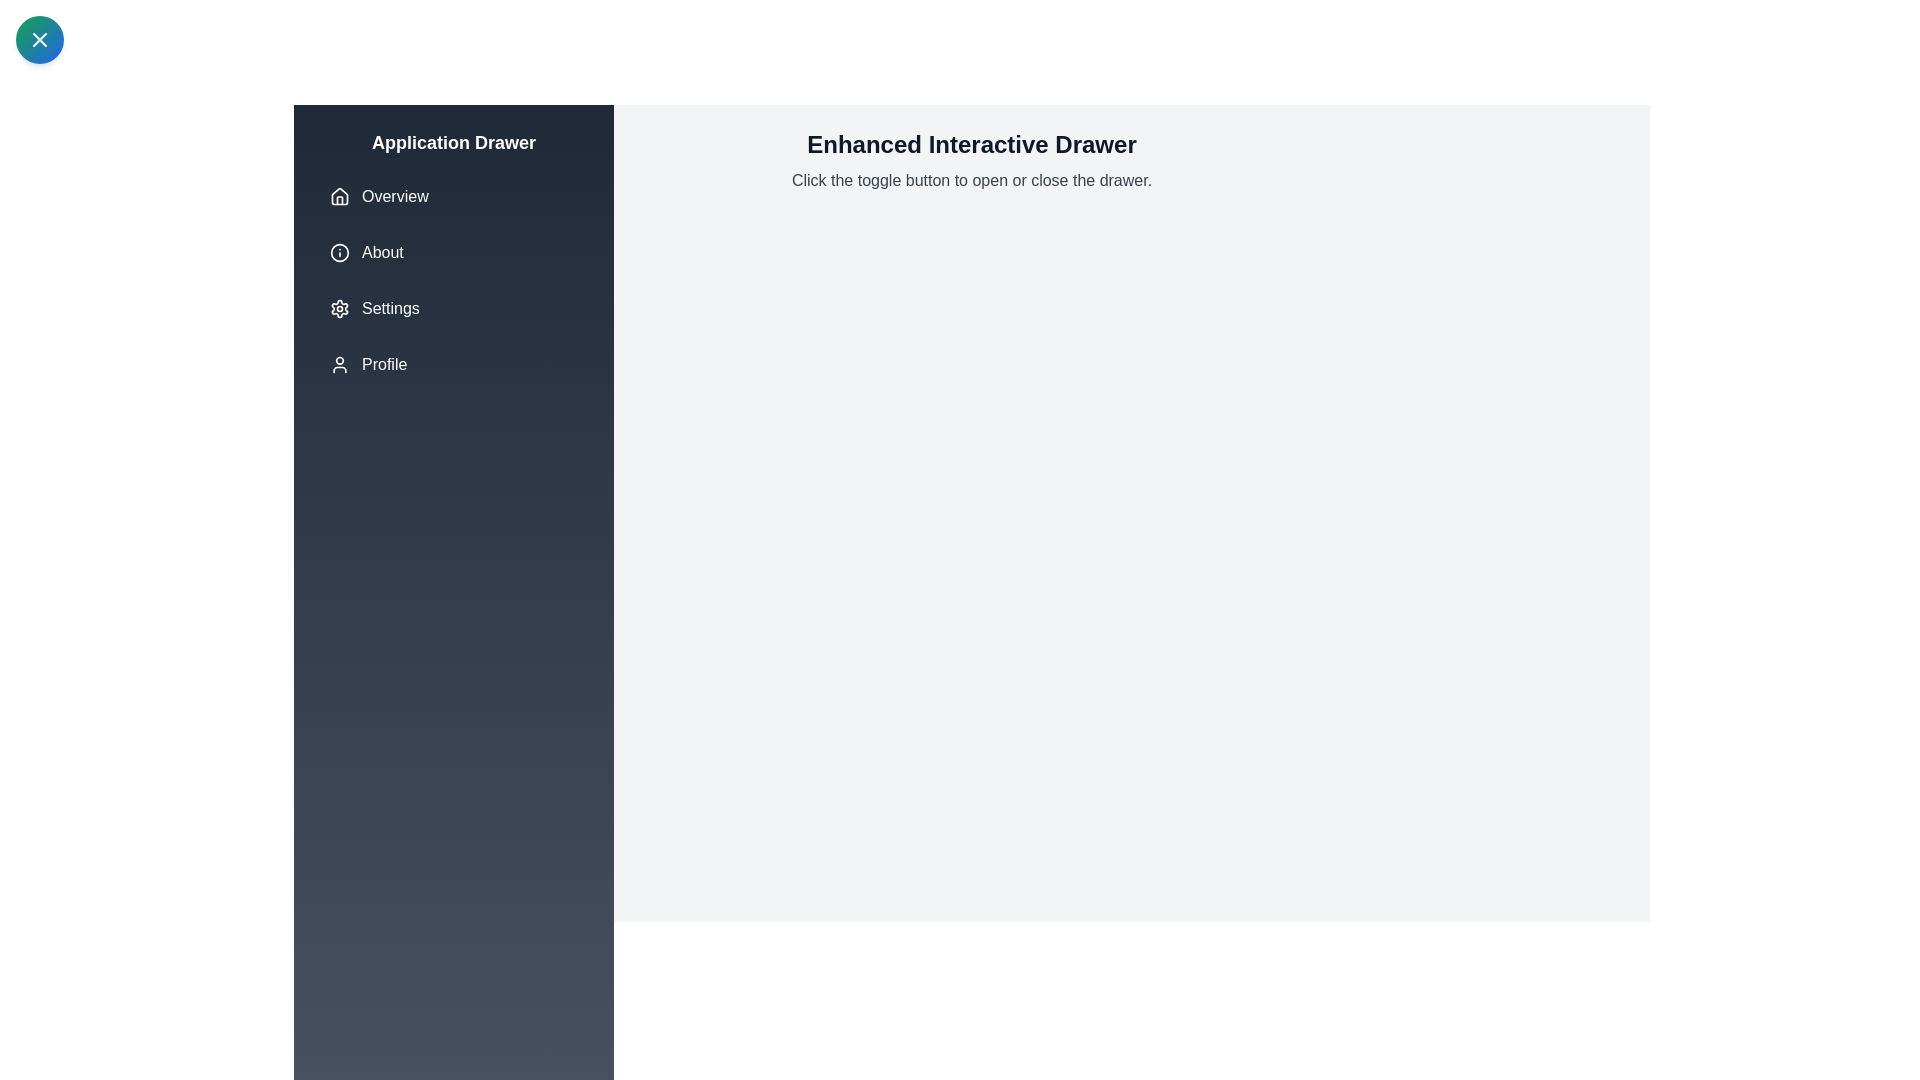  What do you see at coordinates (39, 39) in the screenshot?
I see `the toggle button at the top-left to toggle the drawer open or closed` at bounding box center [39, 39].